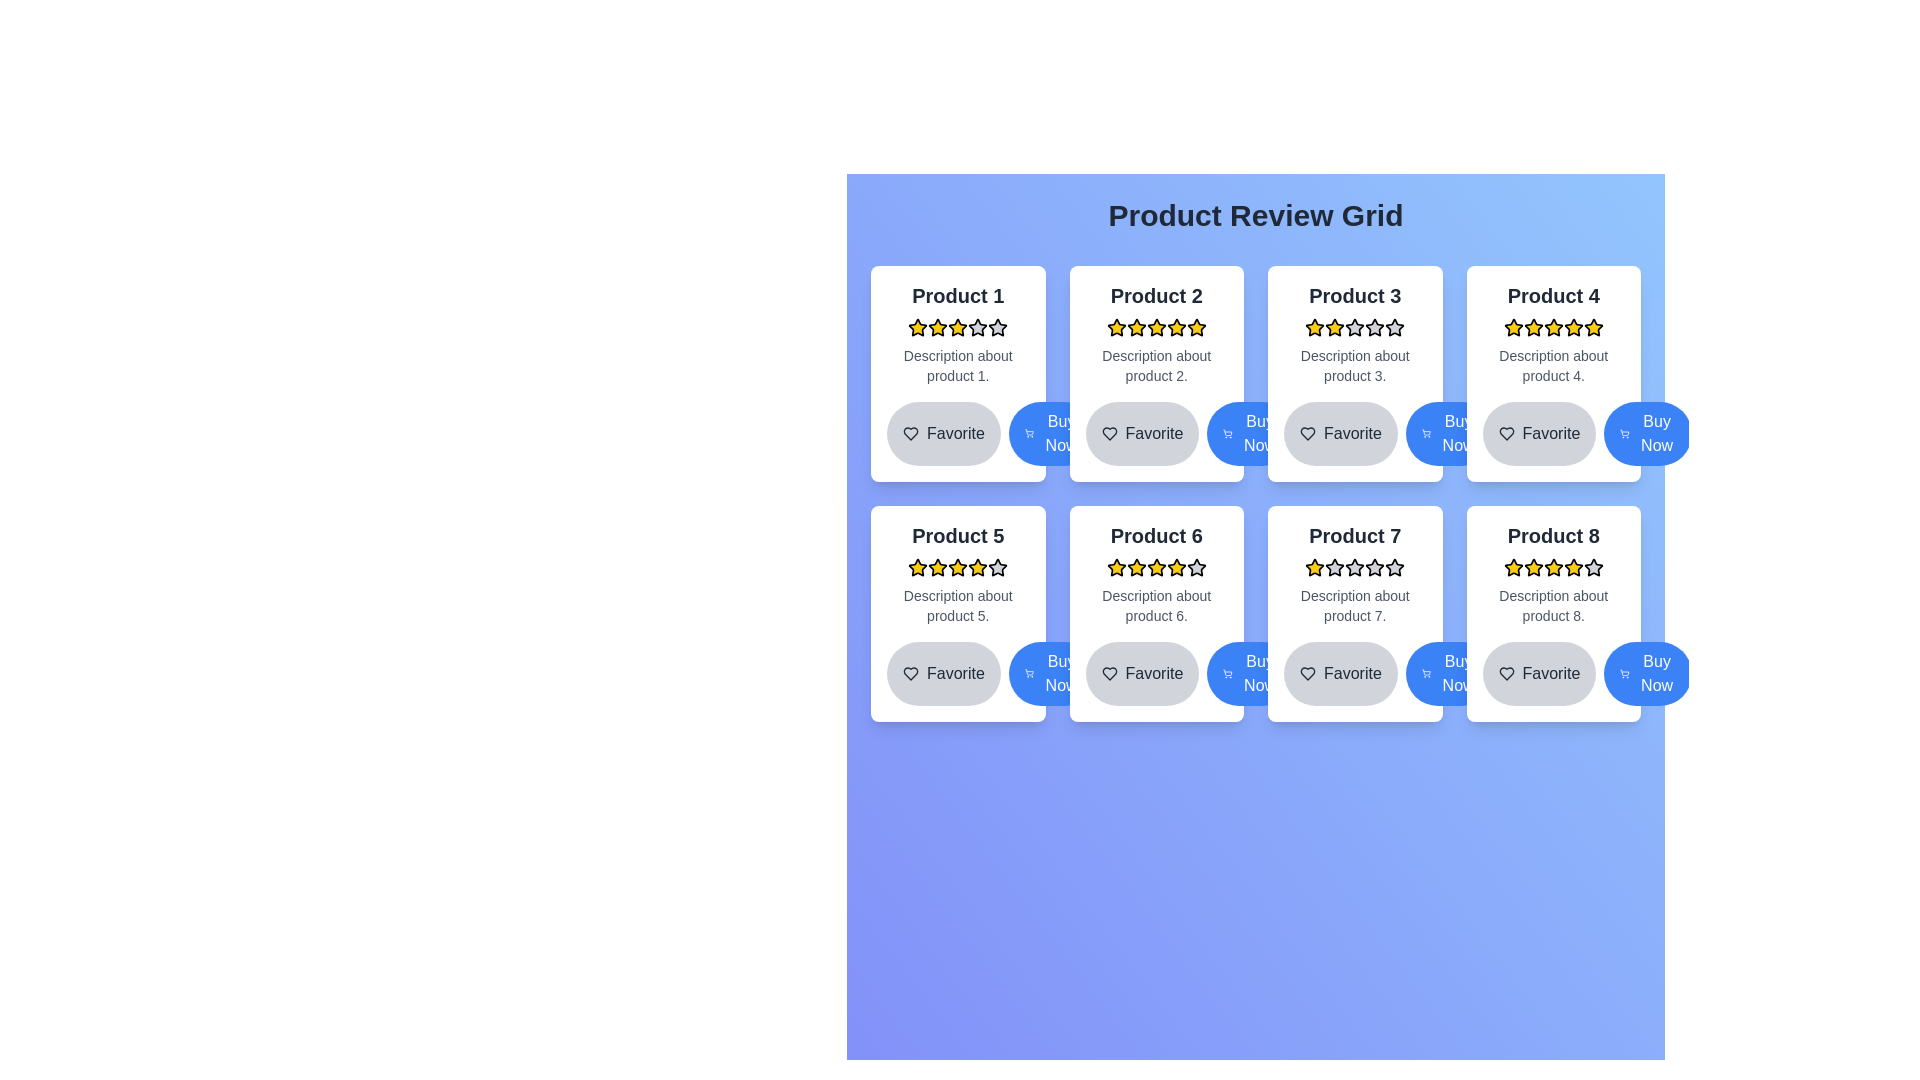 This screenshot has width=1920, height=1080. Describe the element at coordinates (1552, 674) in the screenshot. I see `the 'Favorite' button with a heart-shaped icon located in the bottom-left corner of the card for 'Product 8'` at that location.